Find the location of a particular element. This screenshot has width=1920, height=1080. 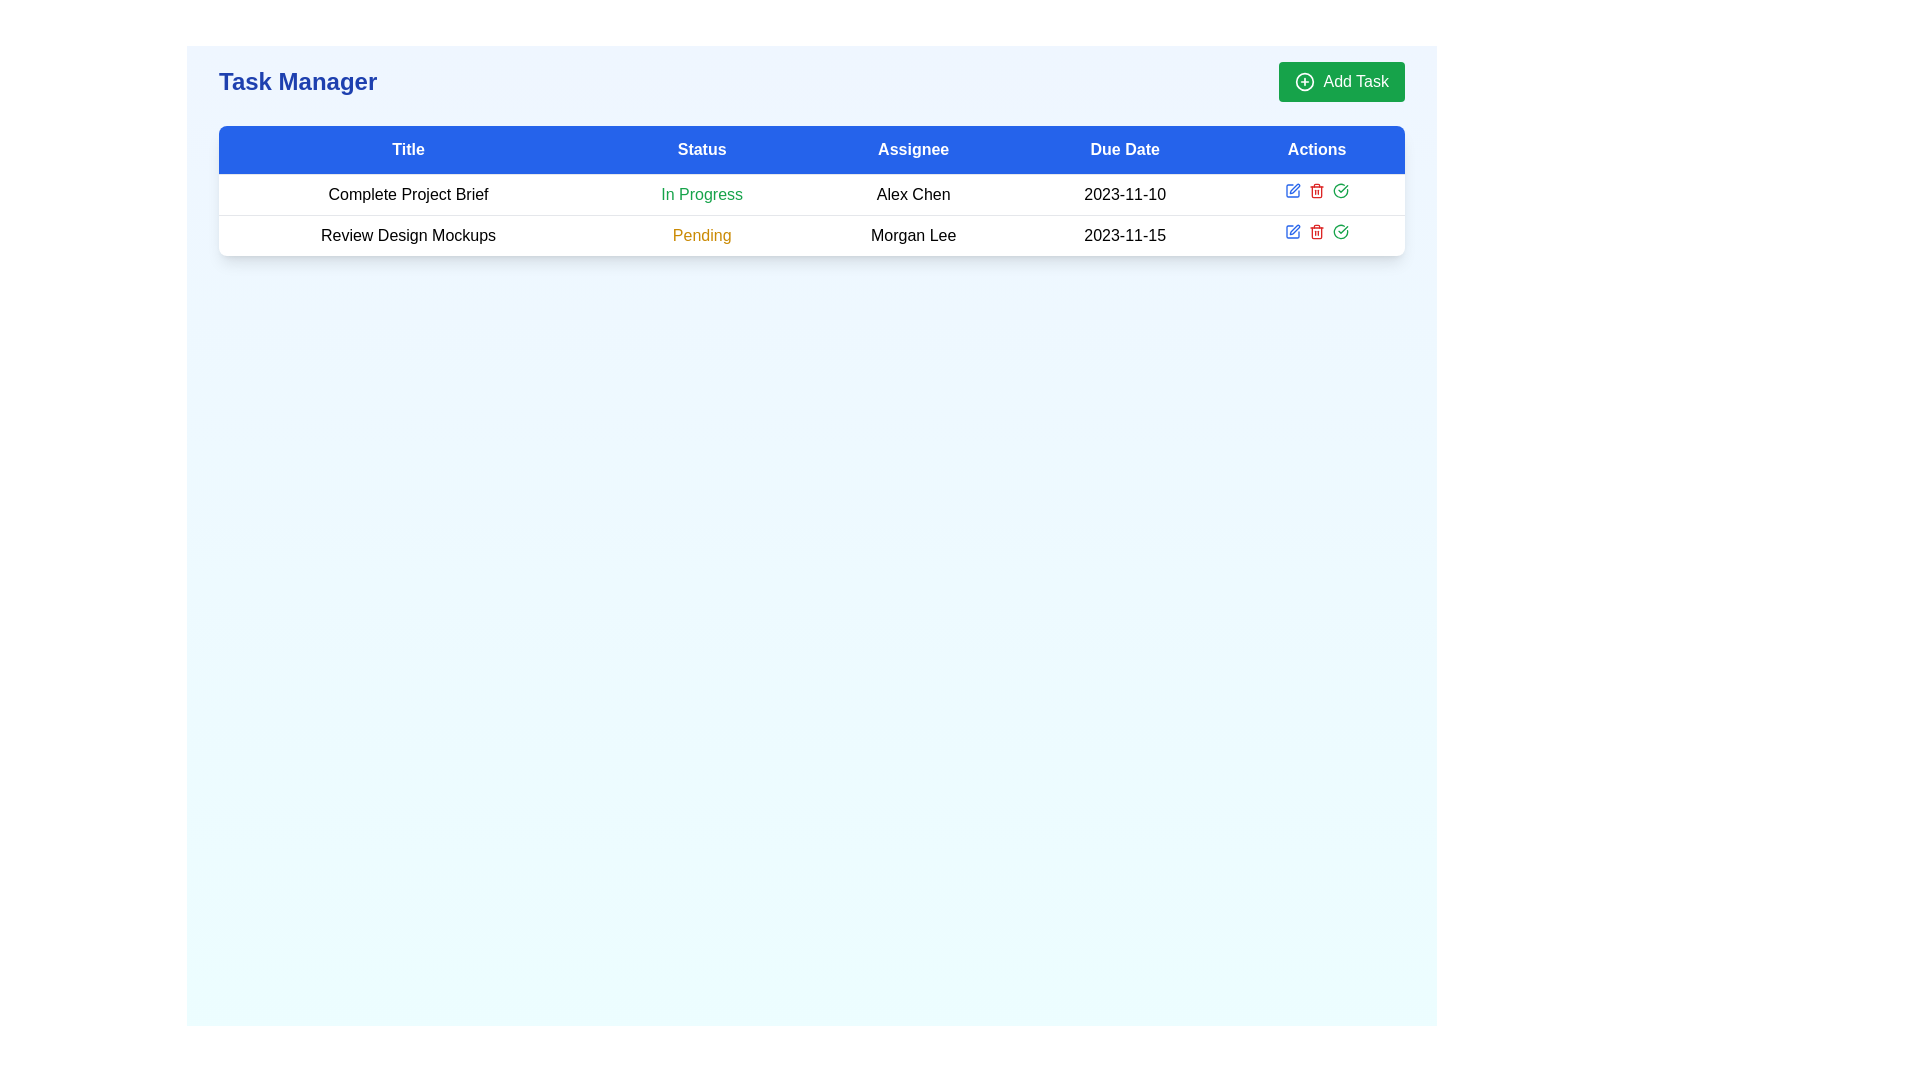

the Table Header Cell that serves as the label for the 'Actions' column, located at the top-right corner of the table is located at coordinates (1317, 149).